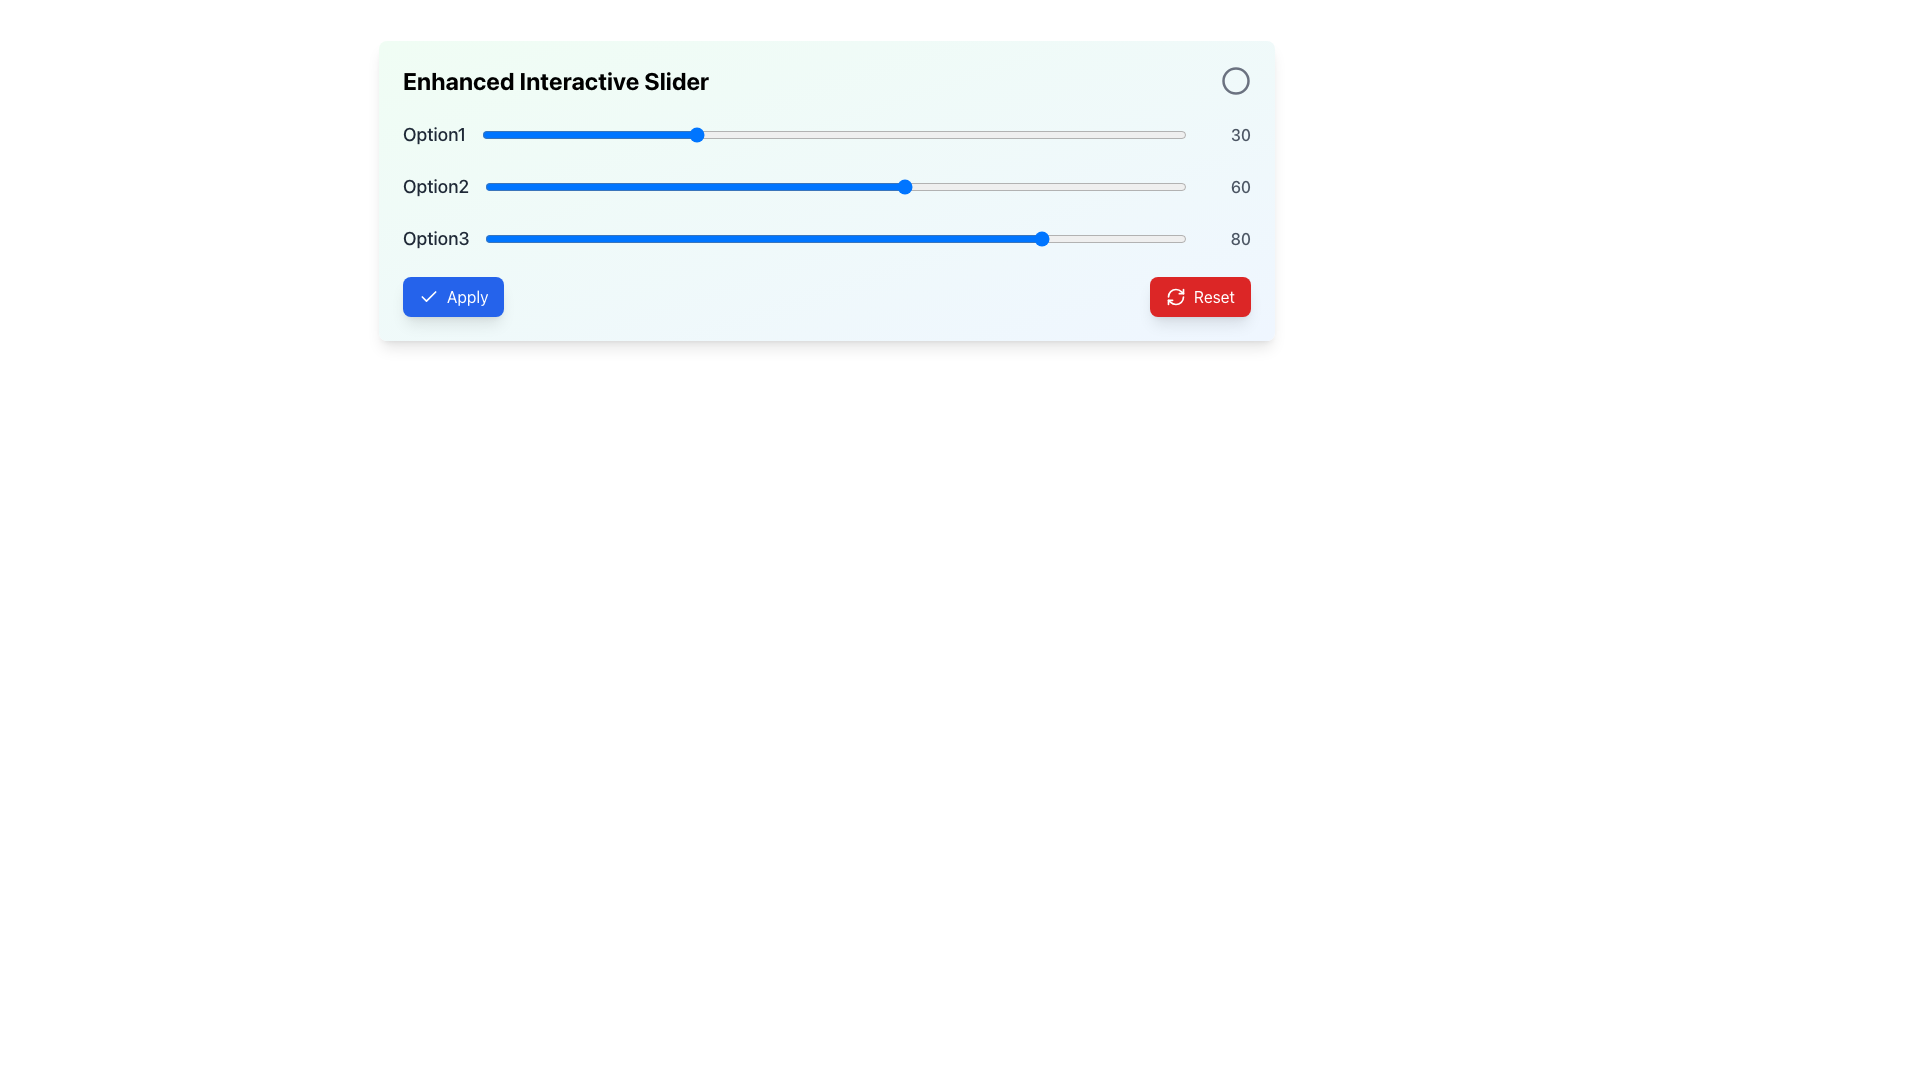 The height and width of the screenshot is (1080, 1920). Describe the element at coordinates (714, 135) in the screenshot. I see `the value of the slider` at that location.